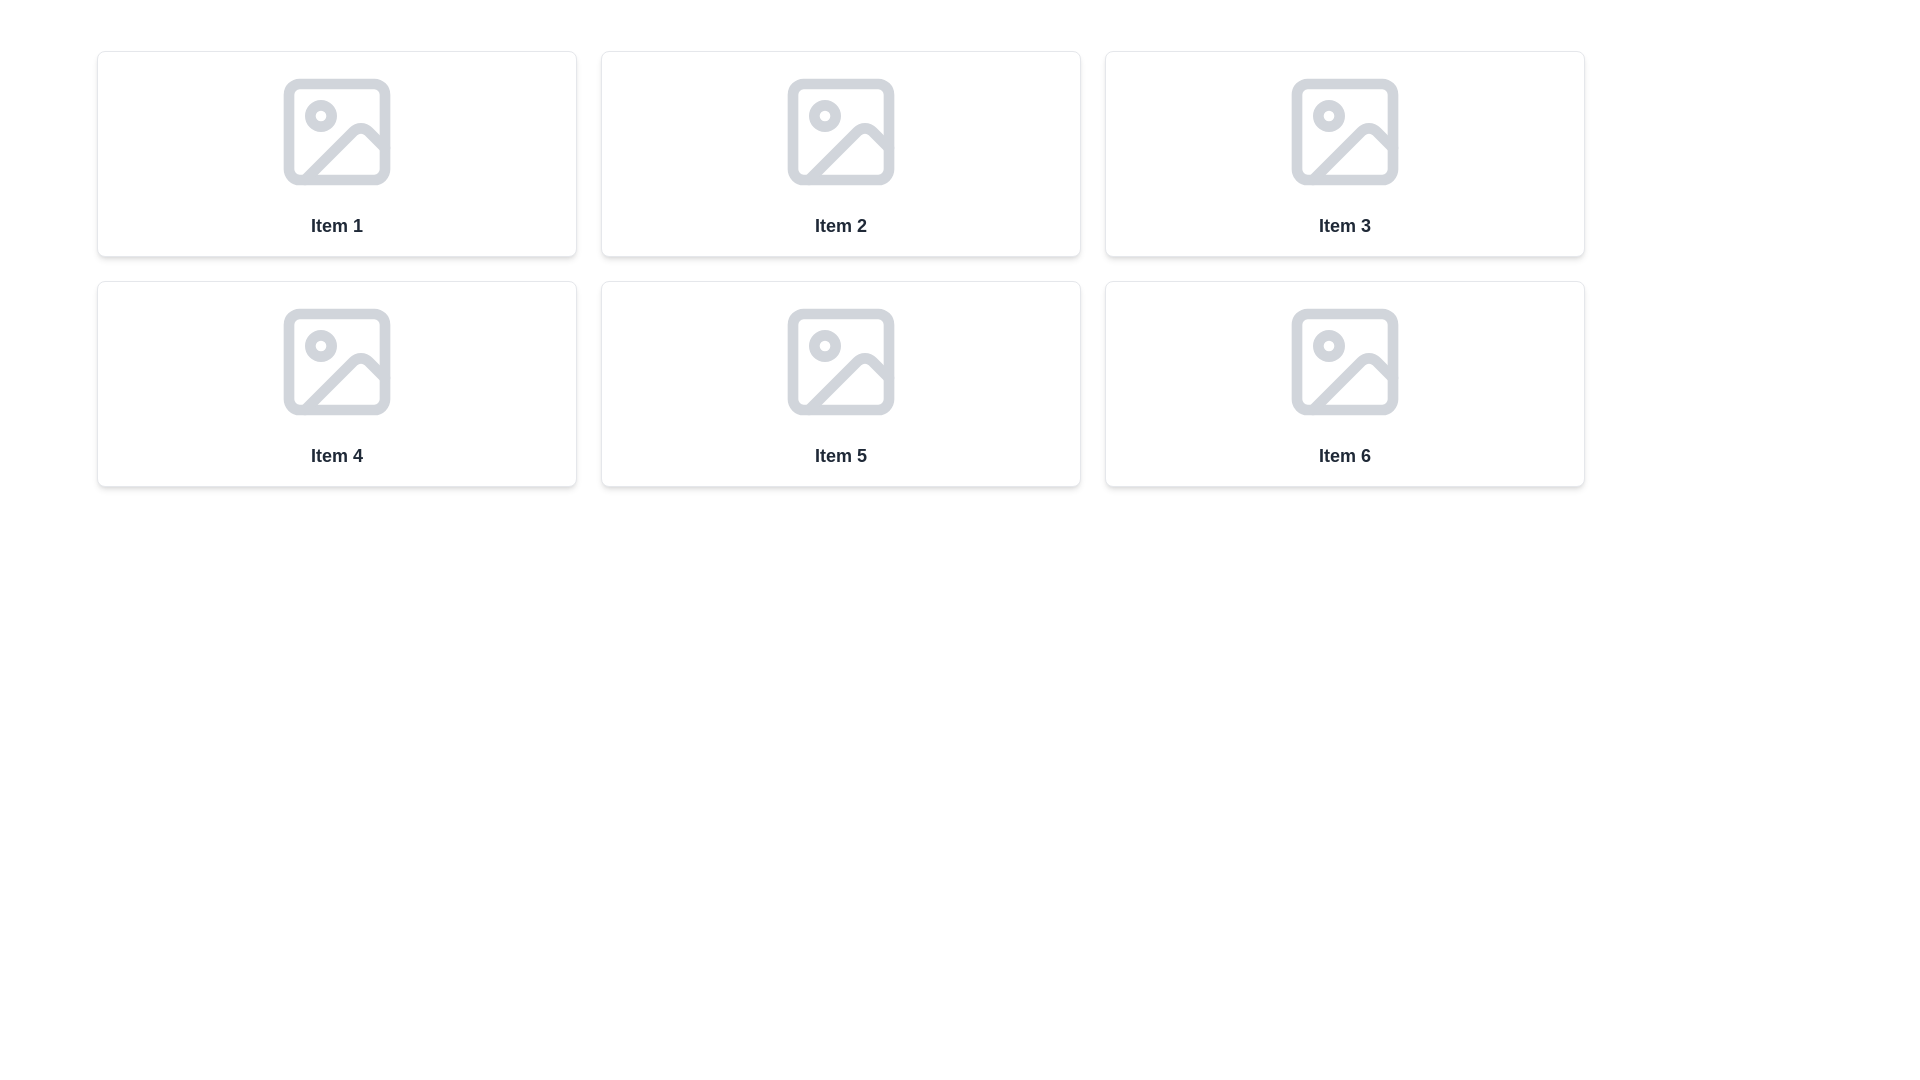  Describe the element at coordinates (336, 225) in the screenshot. I see `the static text label located in the lower portion of the first card in a 2x3 grid layout` at that location.